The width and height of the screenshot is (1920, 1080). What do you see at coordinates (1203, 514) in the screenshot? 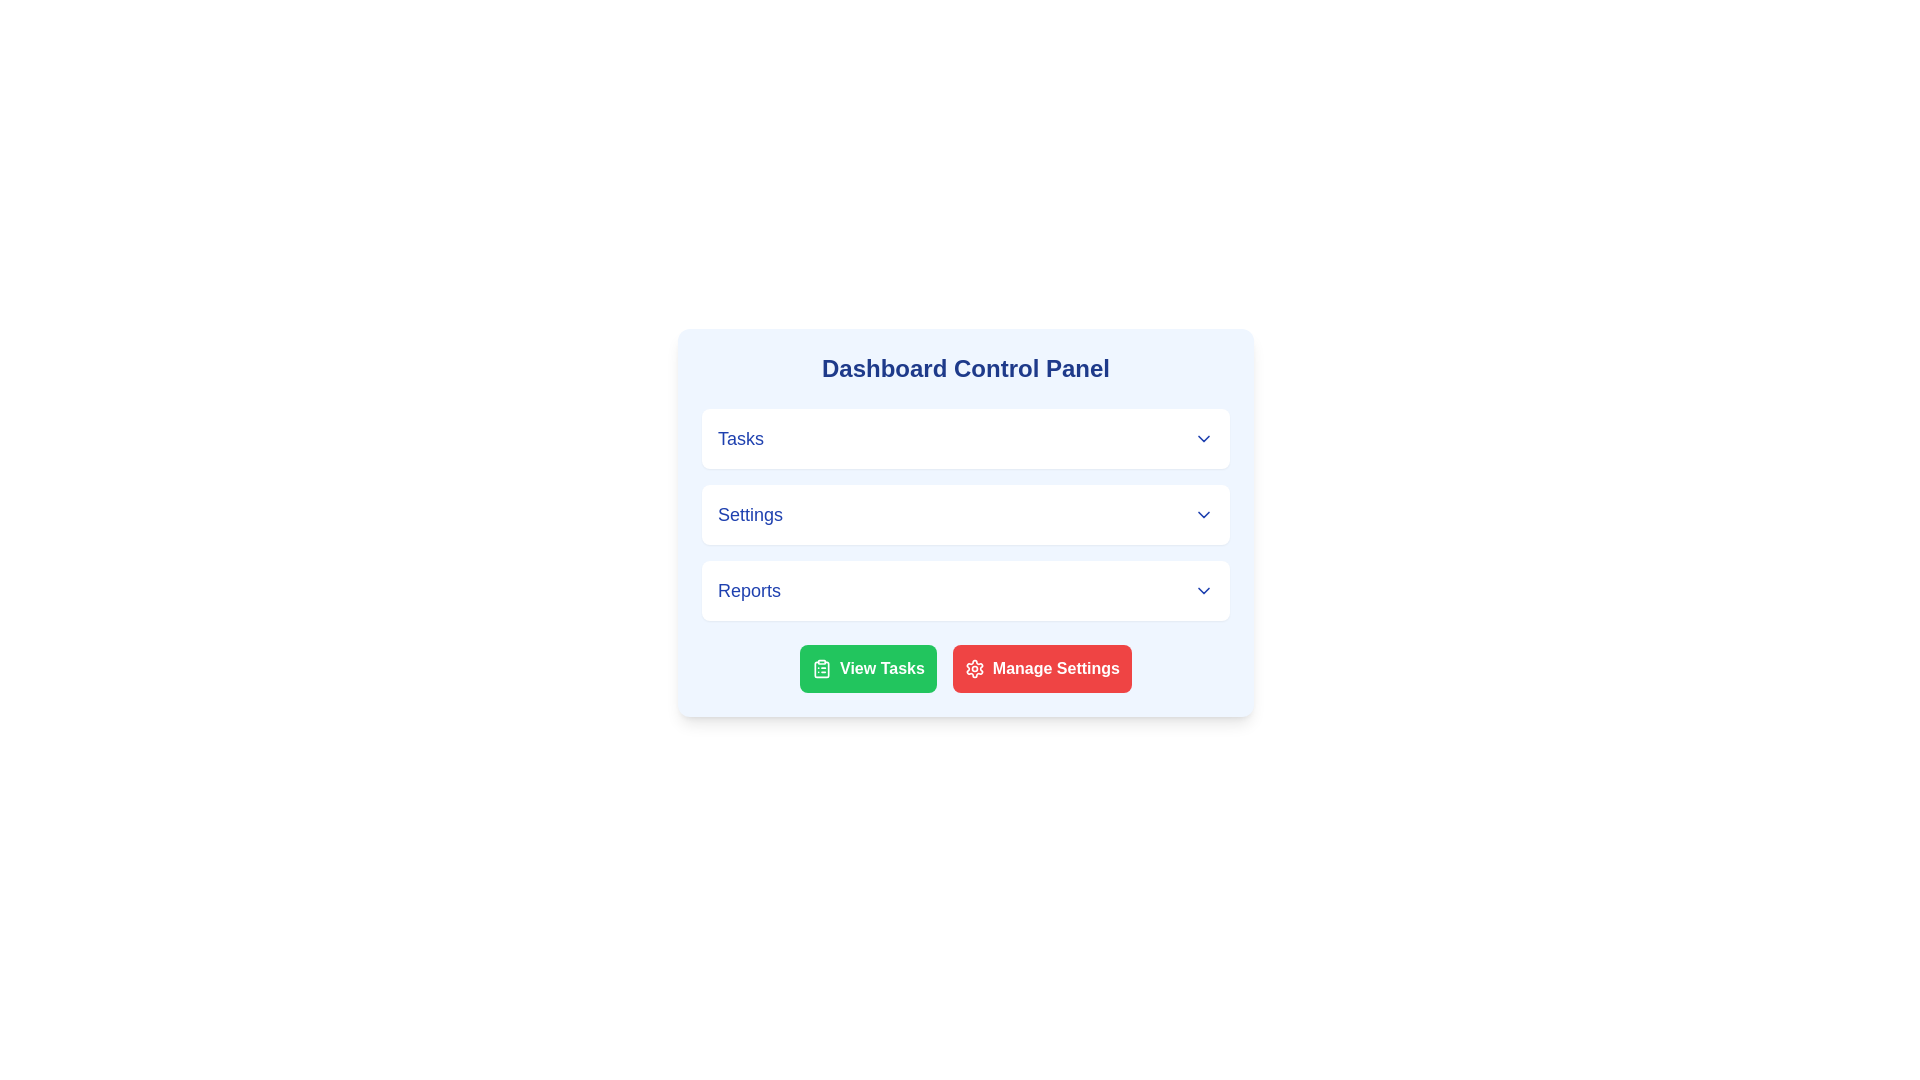
I see `the downward-facing arrow icon representing a chevron` at bounding box center [1203, 514].